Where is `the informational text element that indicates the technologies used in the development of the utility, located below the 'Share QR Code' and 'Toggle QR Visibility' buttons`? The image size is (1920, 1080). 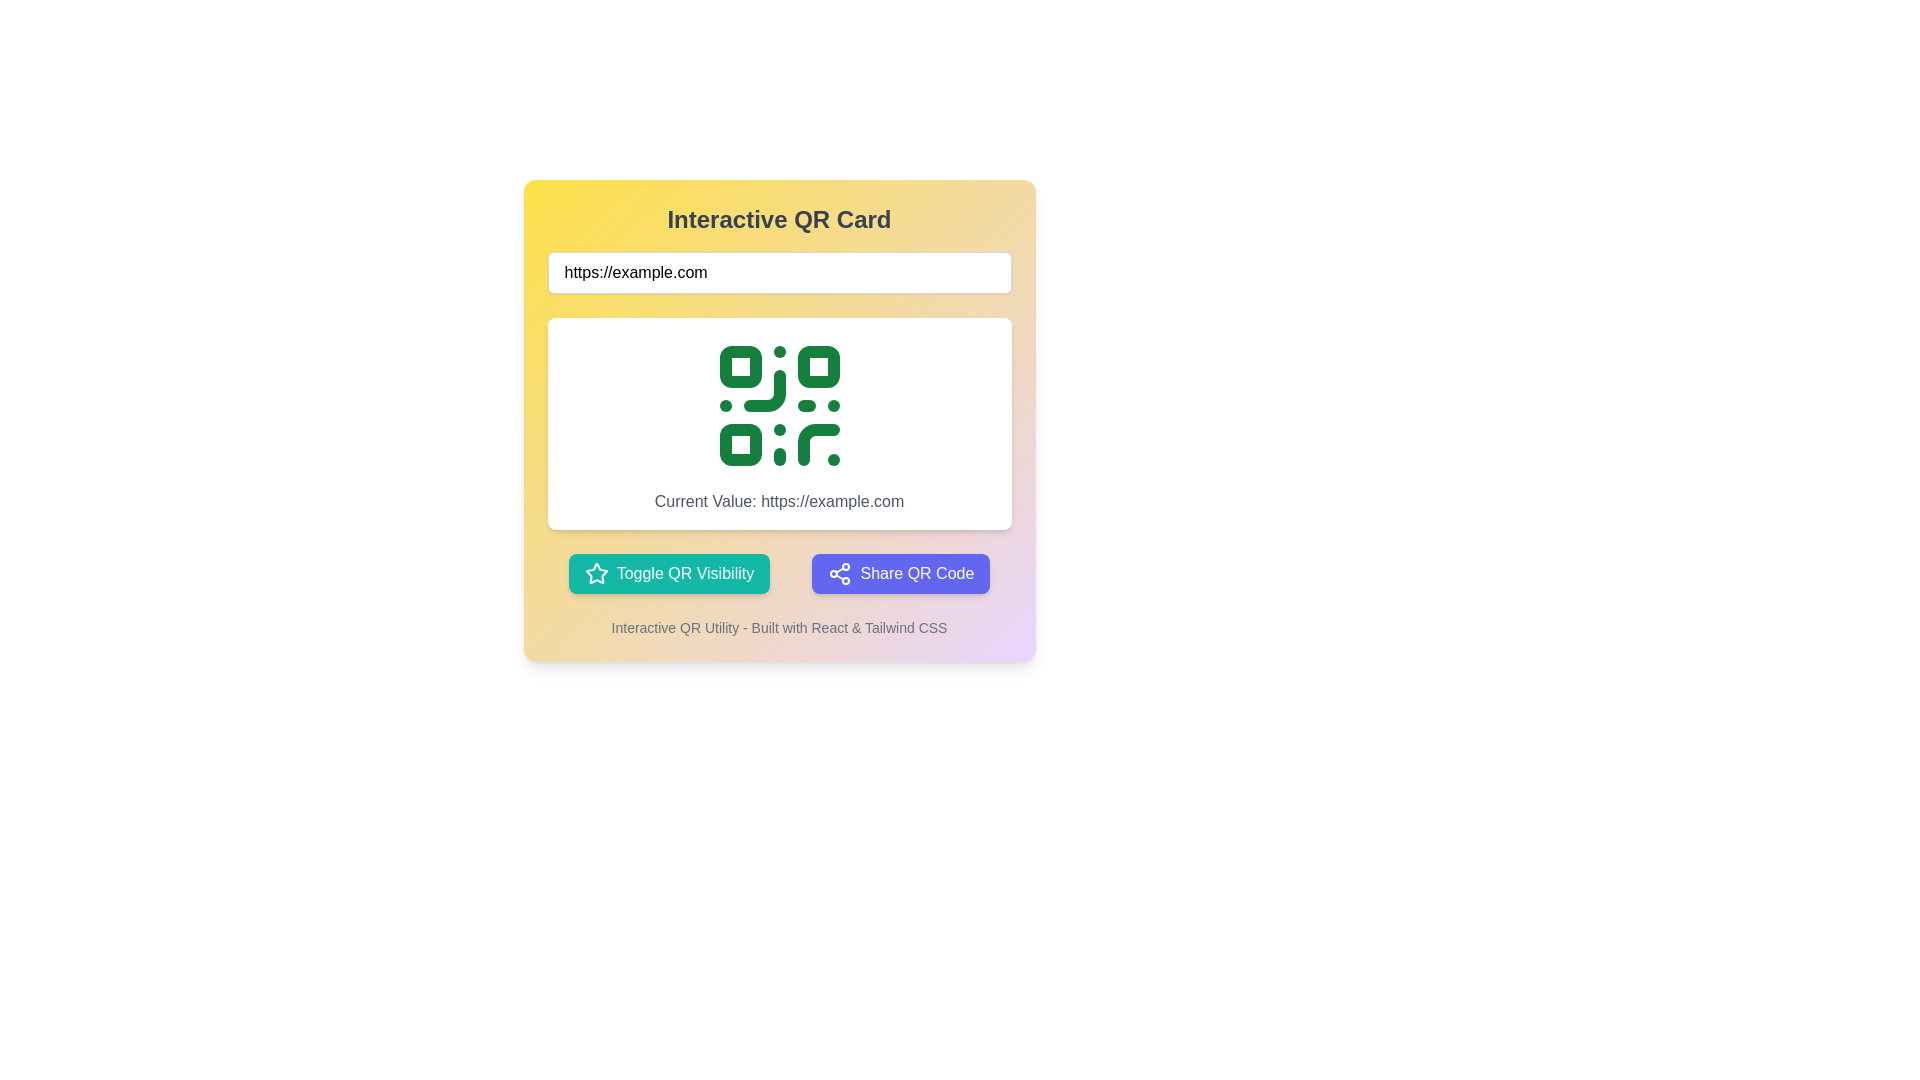
the informational text element that indicates the technologies used in the development of the utility, located below the 'Share QR Code' and 'Toggle QR Visibility' buttons is located at coordinates (778, 627).